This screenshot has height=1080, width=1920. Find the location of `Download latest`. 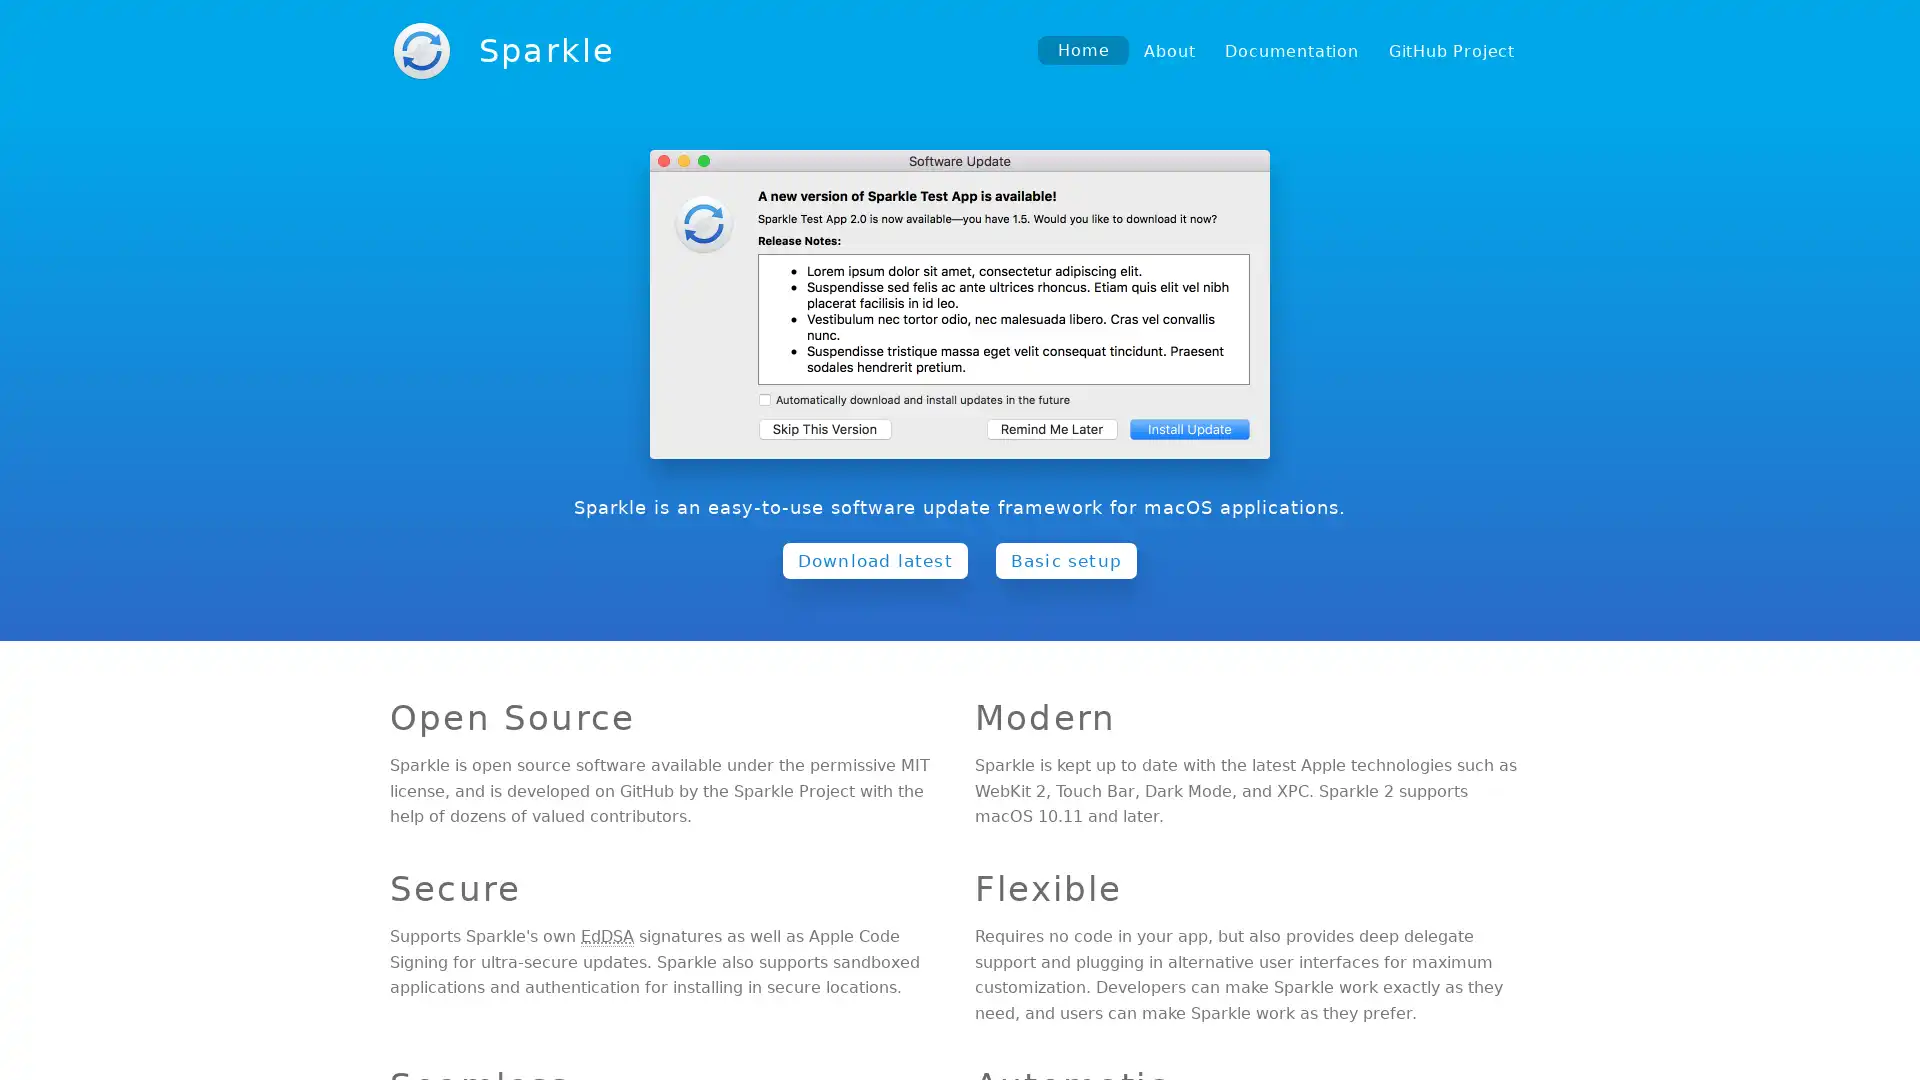

Download latest is located at coordinates (874, 559).